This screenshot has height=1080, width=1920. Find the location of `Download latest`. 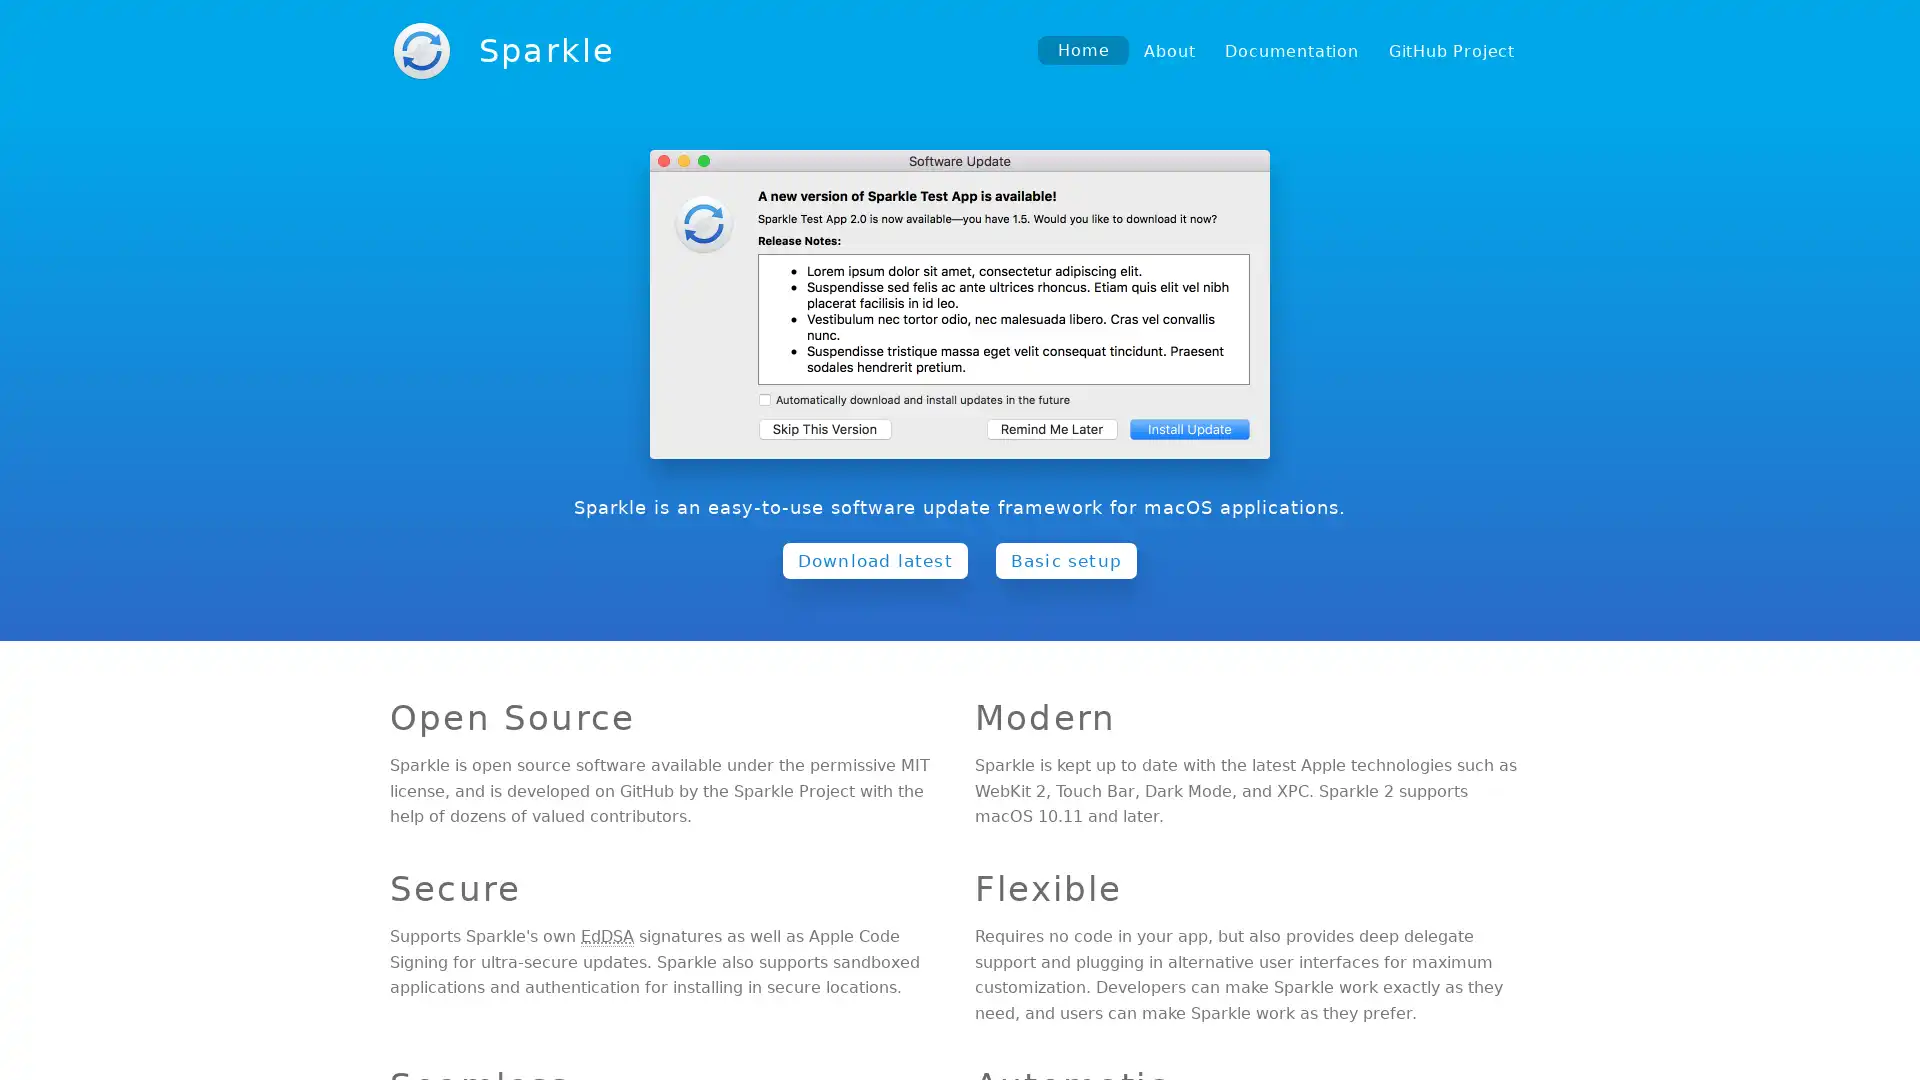

Download latest is located at coordinates (874, 559).